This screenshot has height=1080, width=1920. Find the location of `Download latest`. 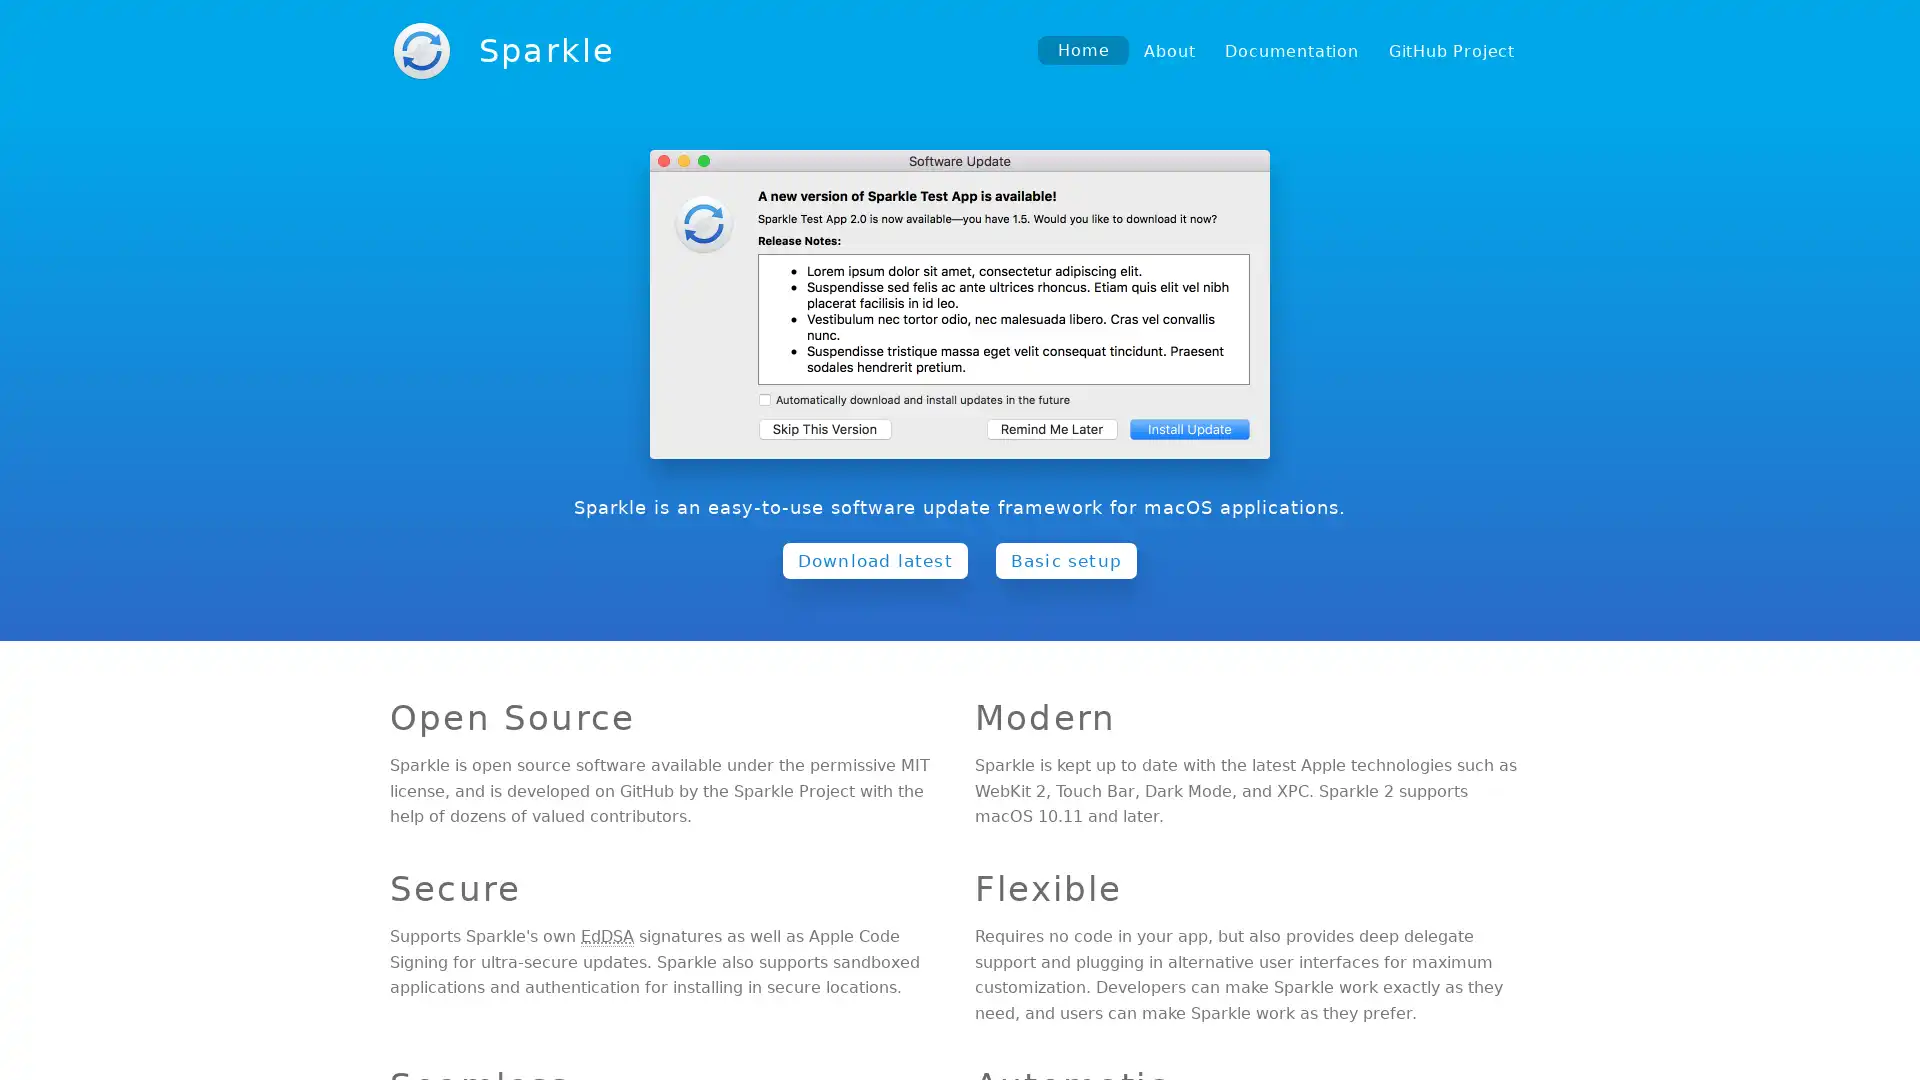

Download latest is located at coordinates (874, 559).